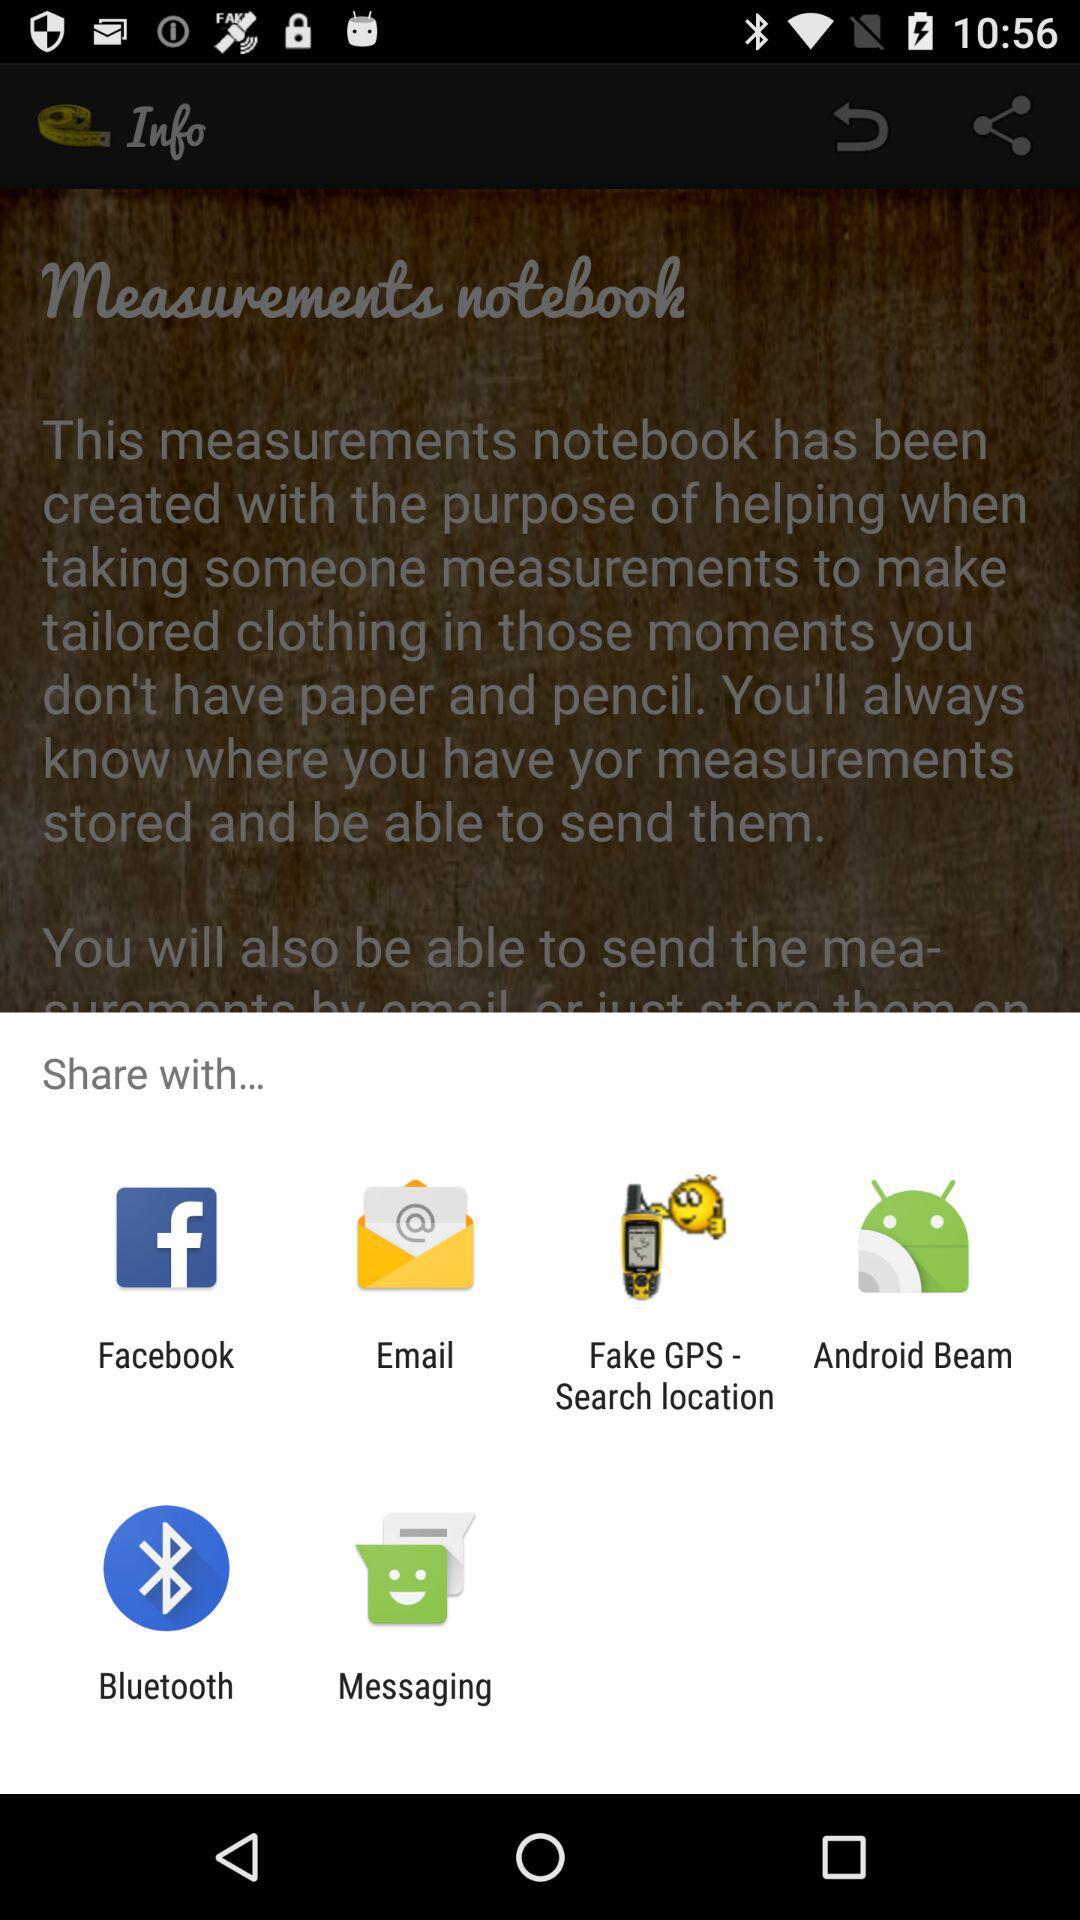 This screenshot has width=1080, height=1920. I want to click on the fake gps search app, so click(664, 1374).